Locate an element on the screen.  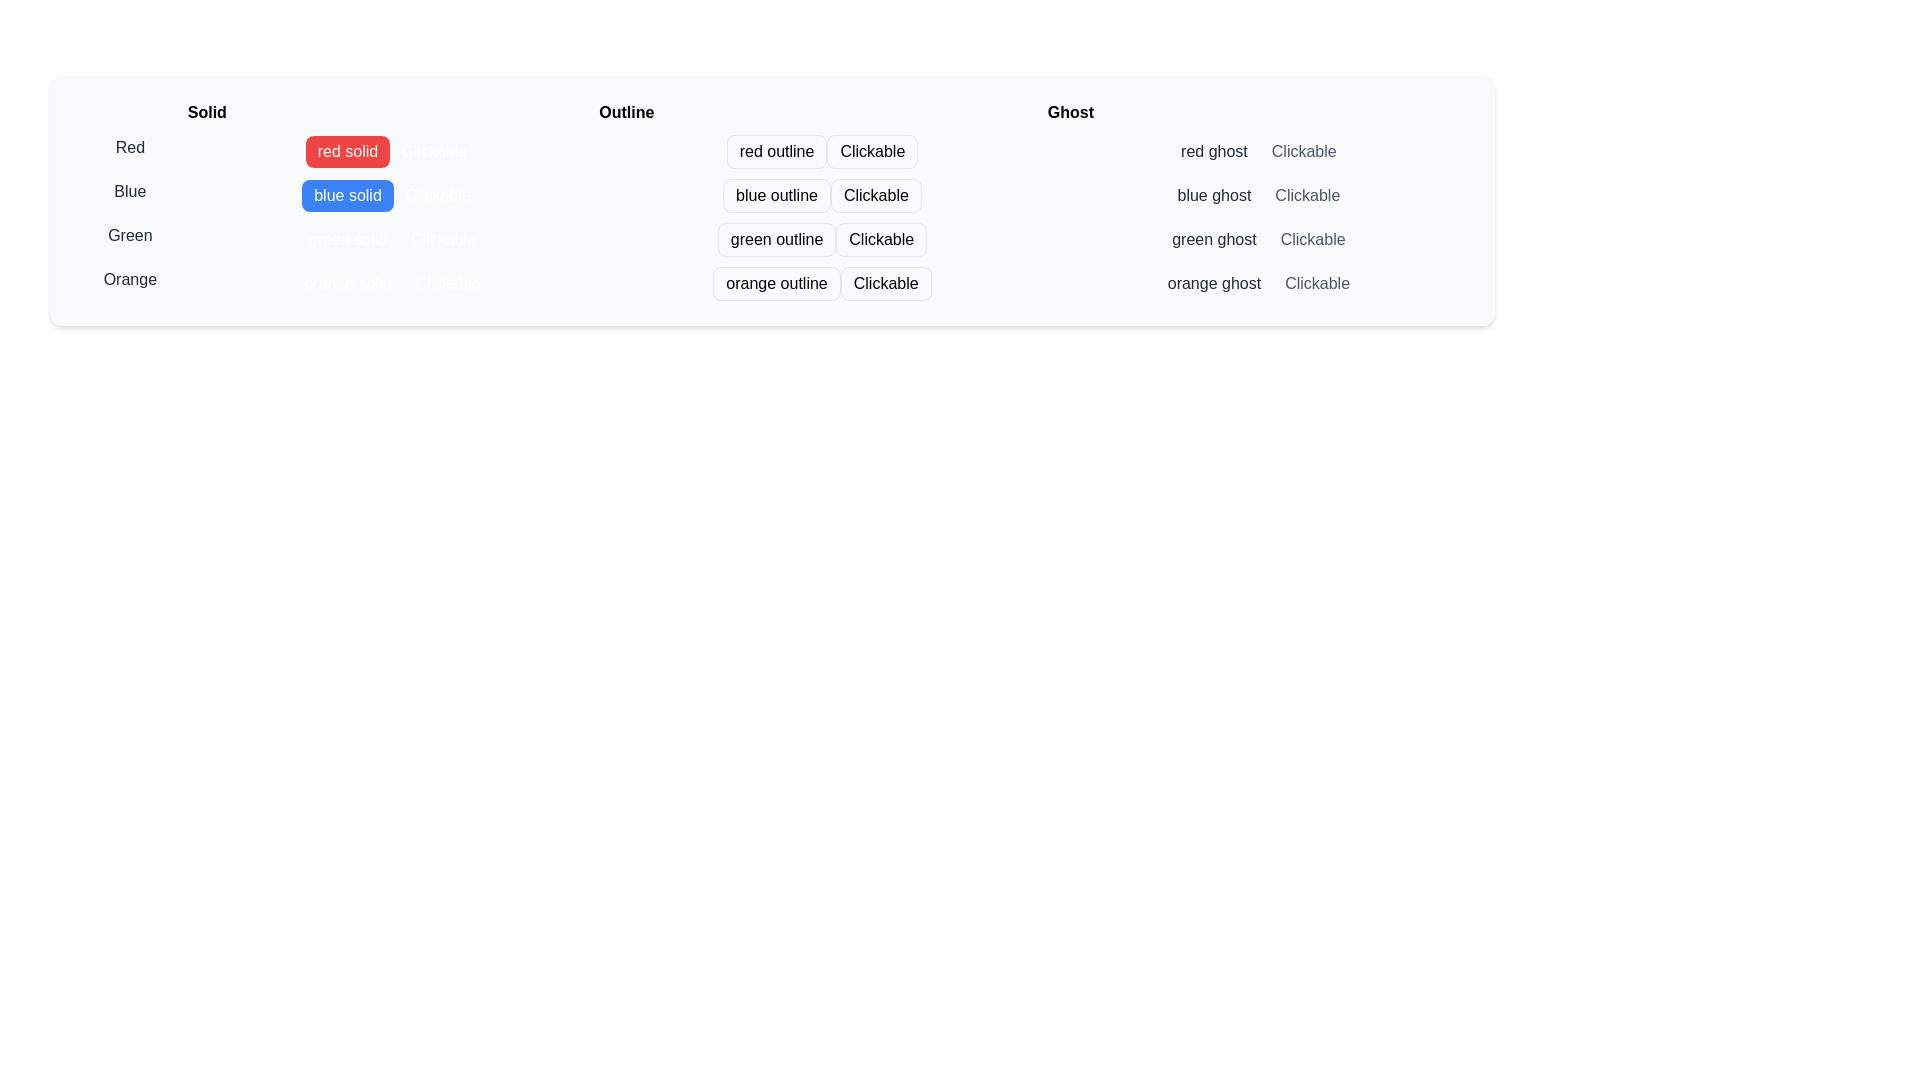
the text label displaying the word 'Clickable' in gray, located in the 'Ghost' column of the tabular layout, next to the 'green ghost' label is located at coordinates (1313, 238).